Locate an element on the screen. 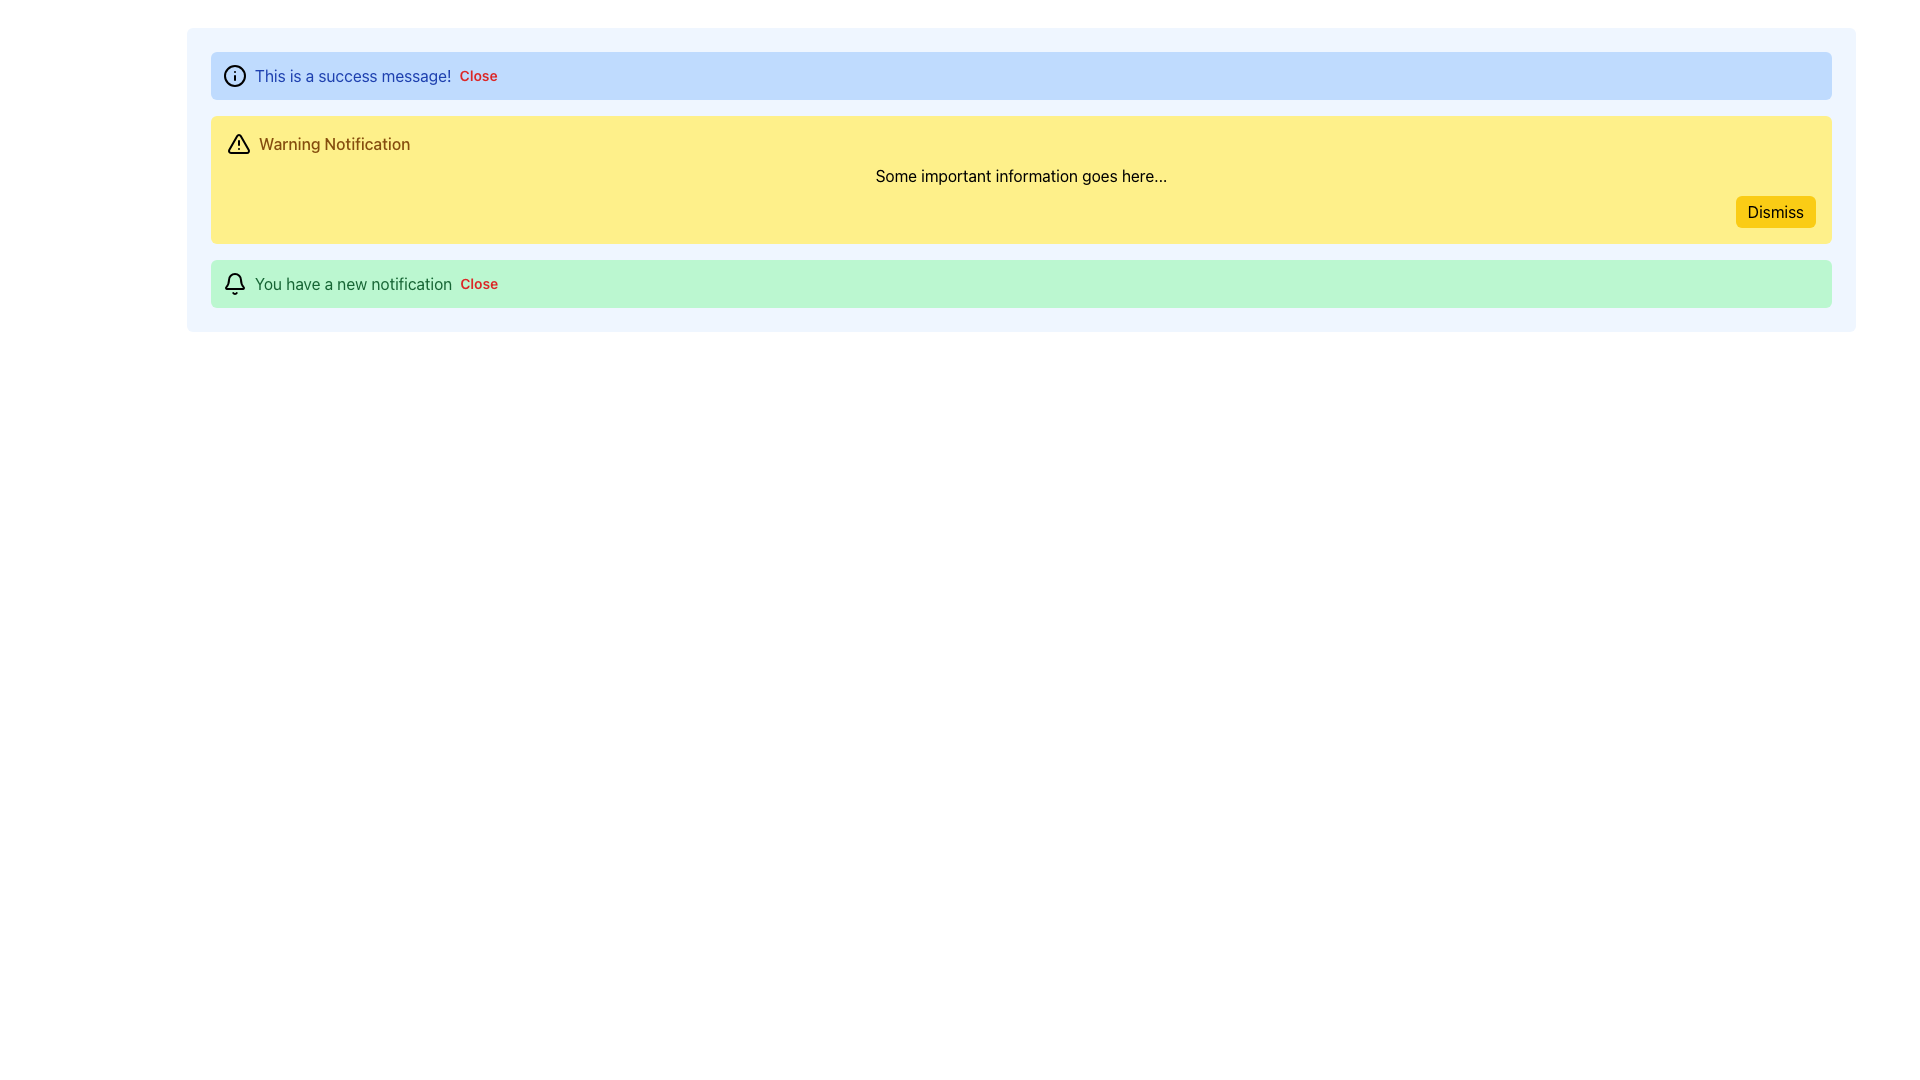 The width and height of the screenshot is (1920, 1080). text 'Some important information goes here...' displayed in the yellow notification box located below the 'Warning Notification' title and above the 'Dismiss' button is located at coordinates (1021, 175).